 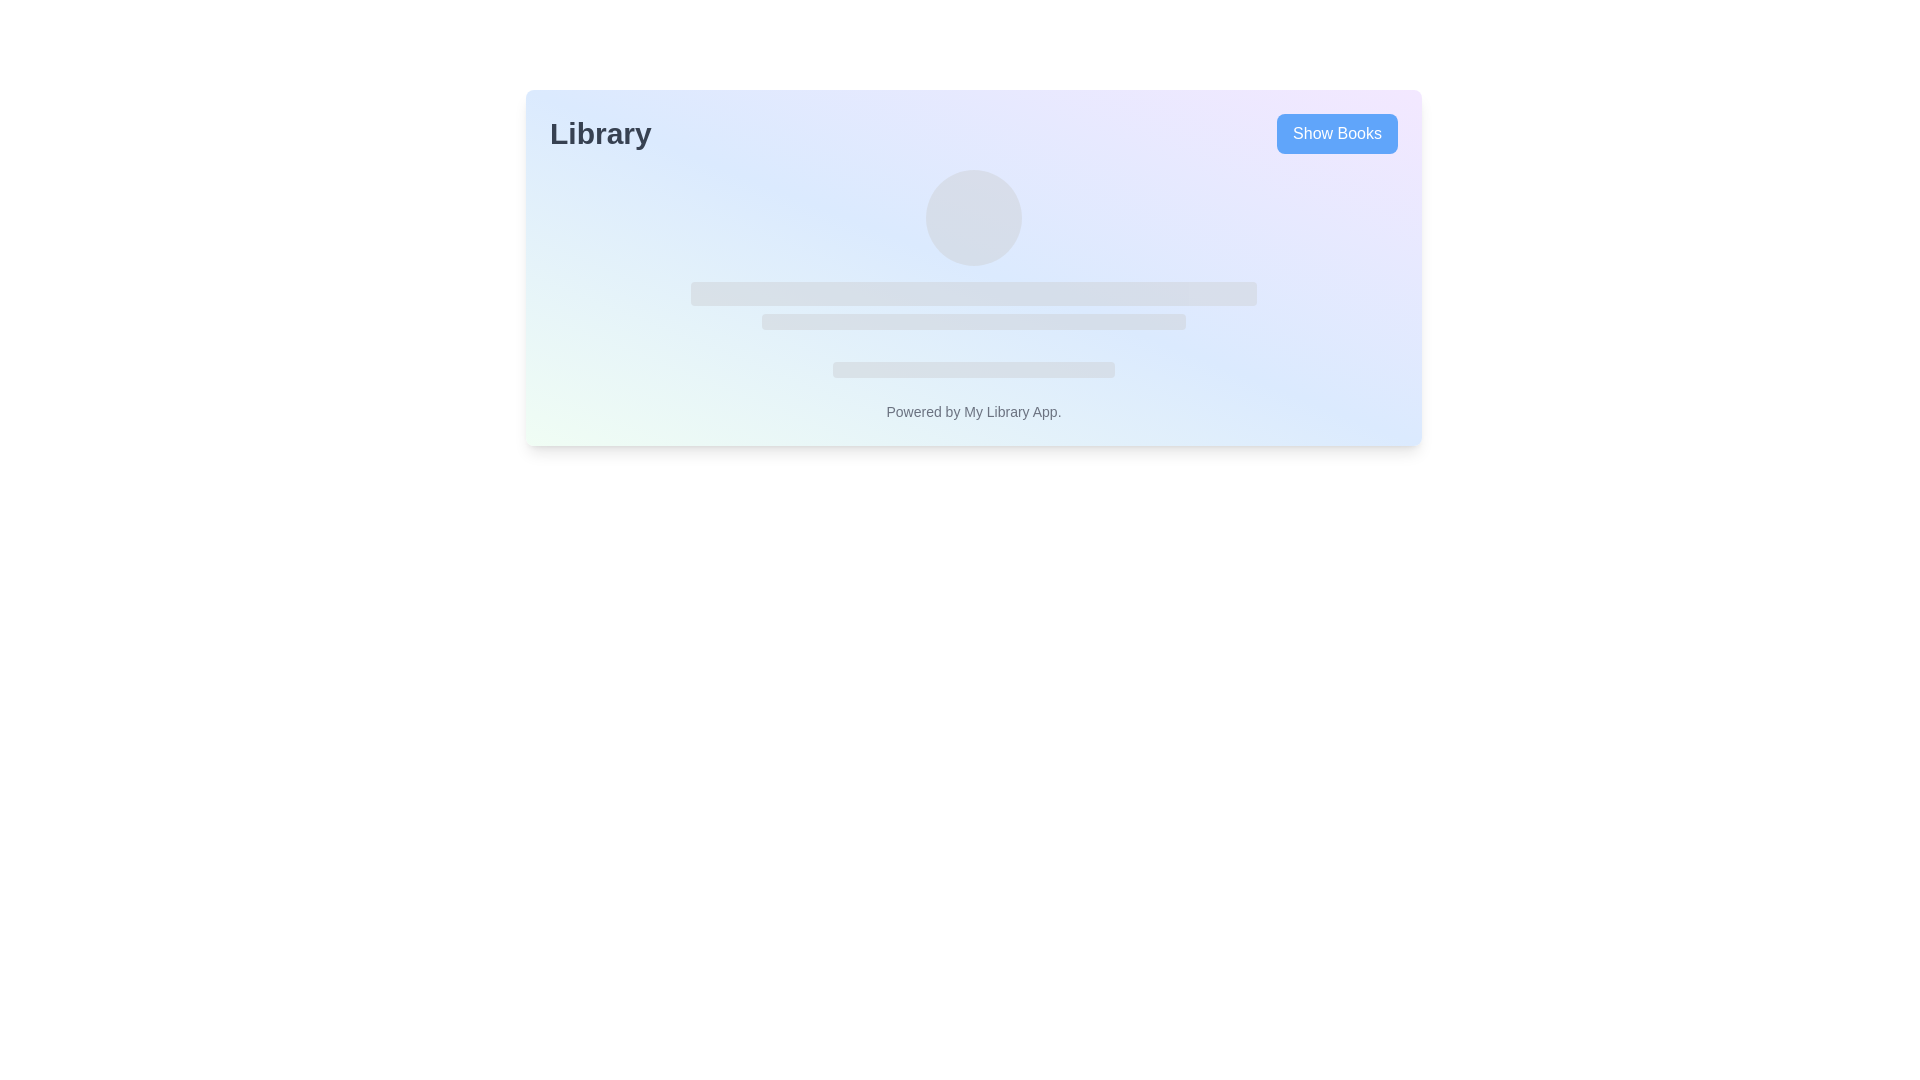 I want to click on the Placeholder bar, which is a medium-width horizontal bar with rounded edges and a light gray color, located in the middle section of the interface, below a circular placeholder and above a smaller horizontal placeholder bar, so click(x=974, y=320).